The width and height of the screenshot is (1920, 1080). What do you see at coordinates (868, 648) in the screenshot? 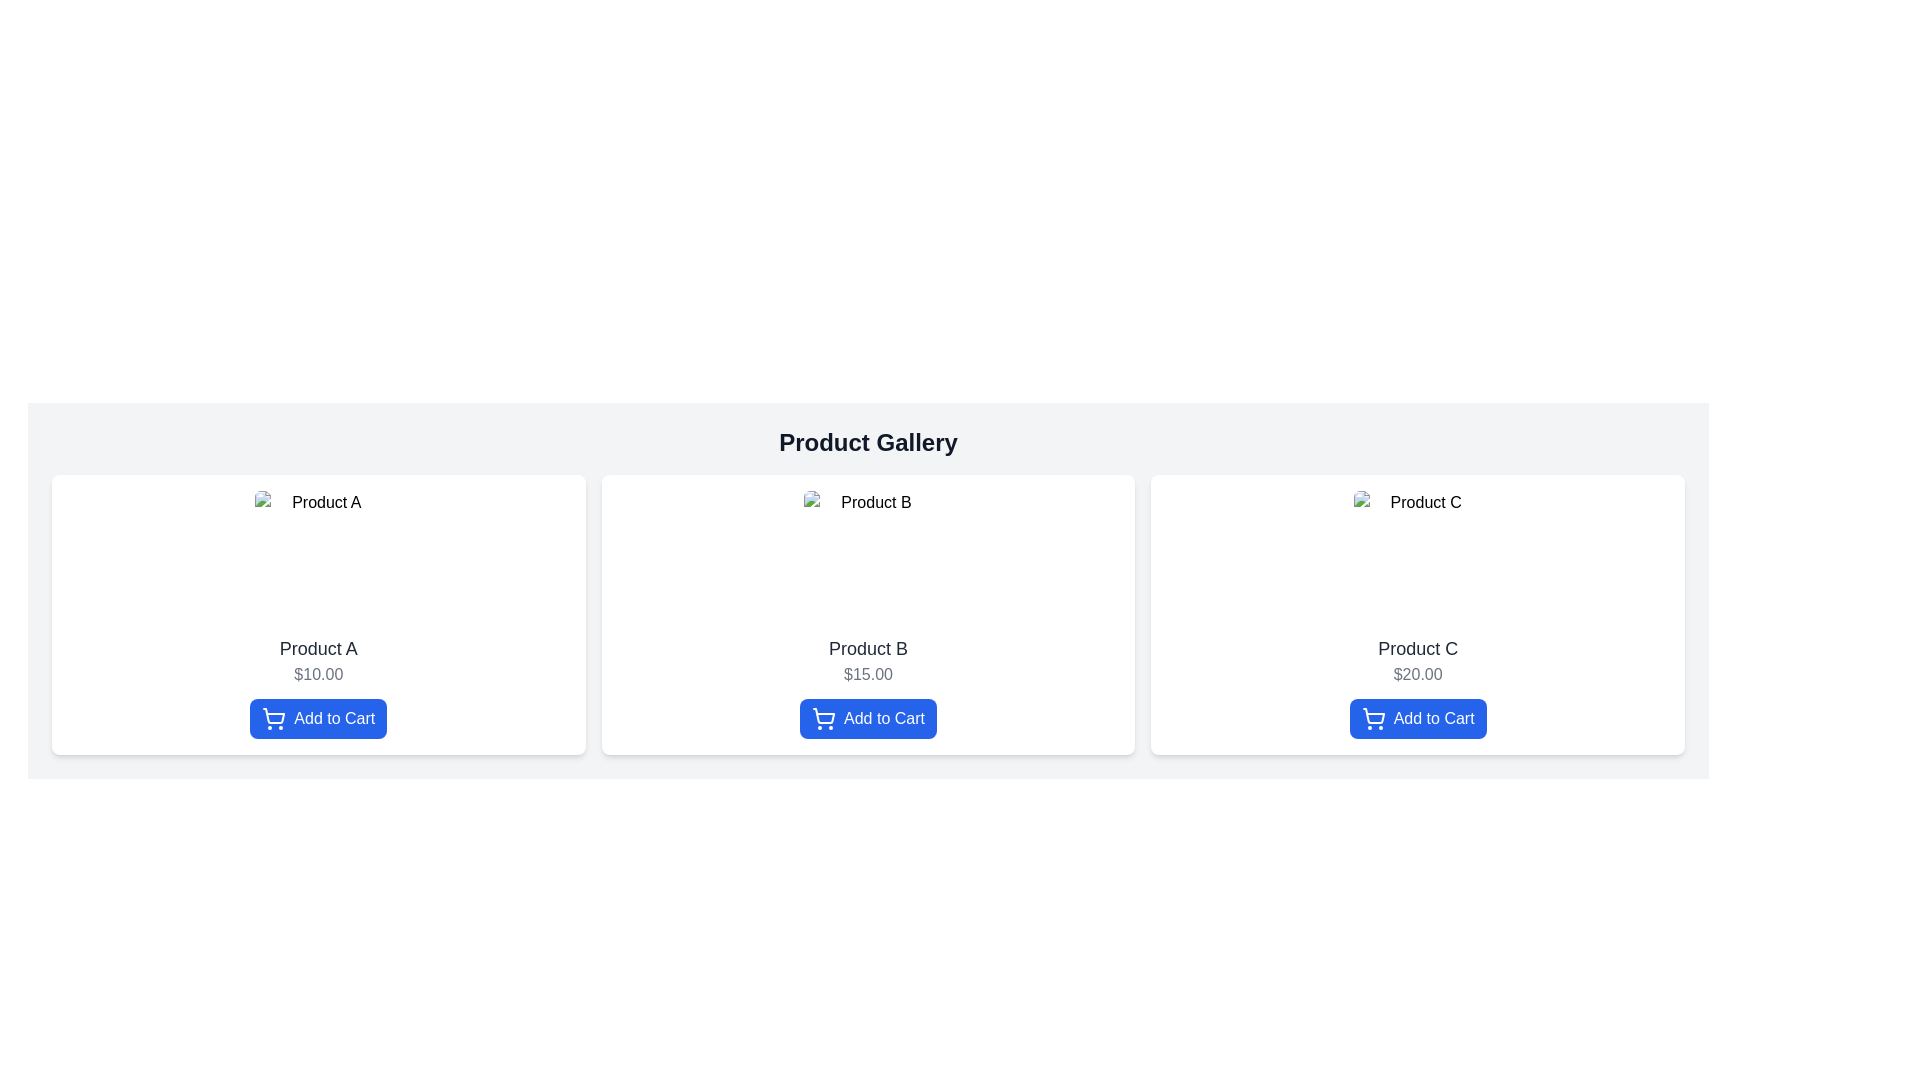
I see `the product visually using the static text label displaying 'Product B' located` at bounding box center [868, 648].